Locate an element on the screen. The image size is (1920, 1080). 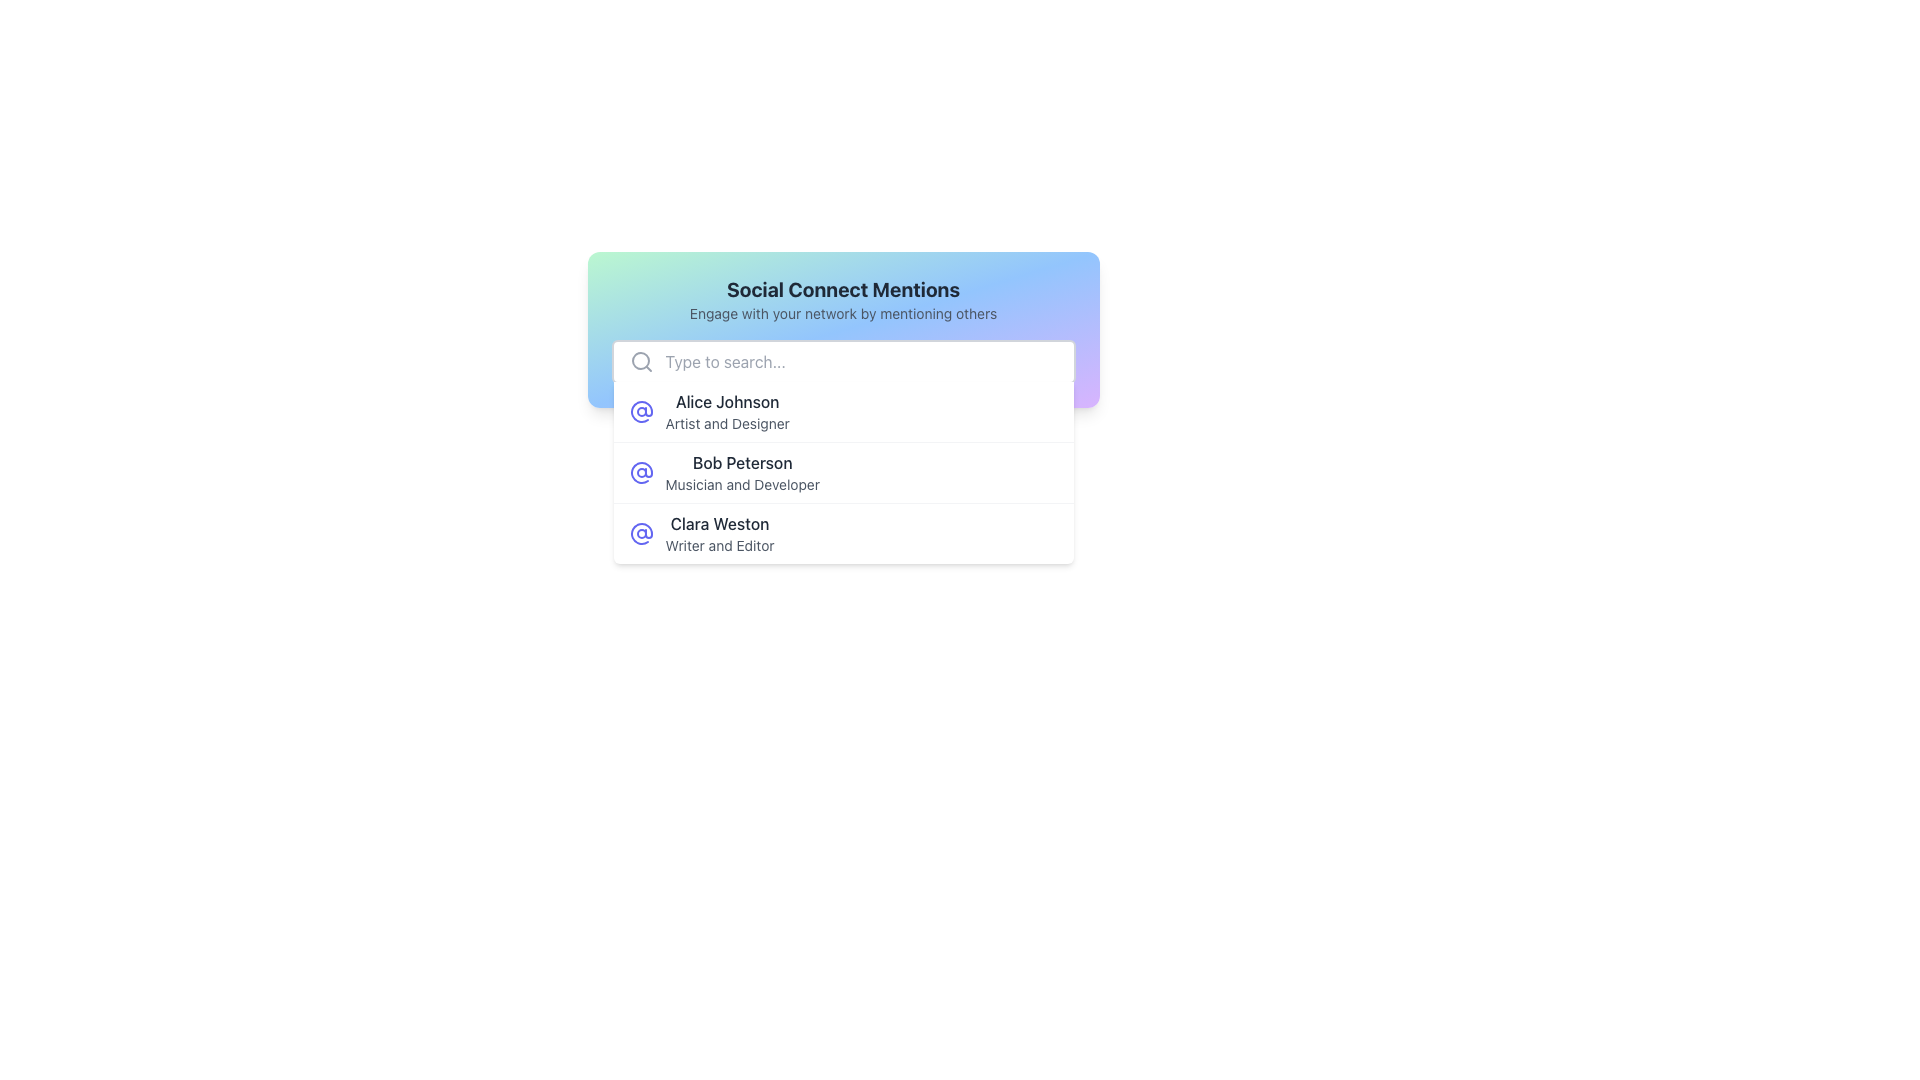
the text label displaying 'Clara Weston' that indicates her role as 'Writer and Editor' within the dropdown panel is located at coordinates (720, 532).